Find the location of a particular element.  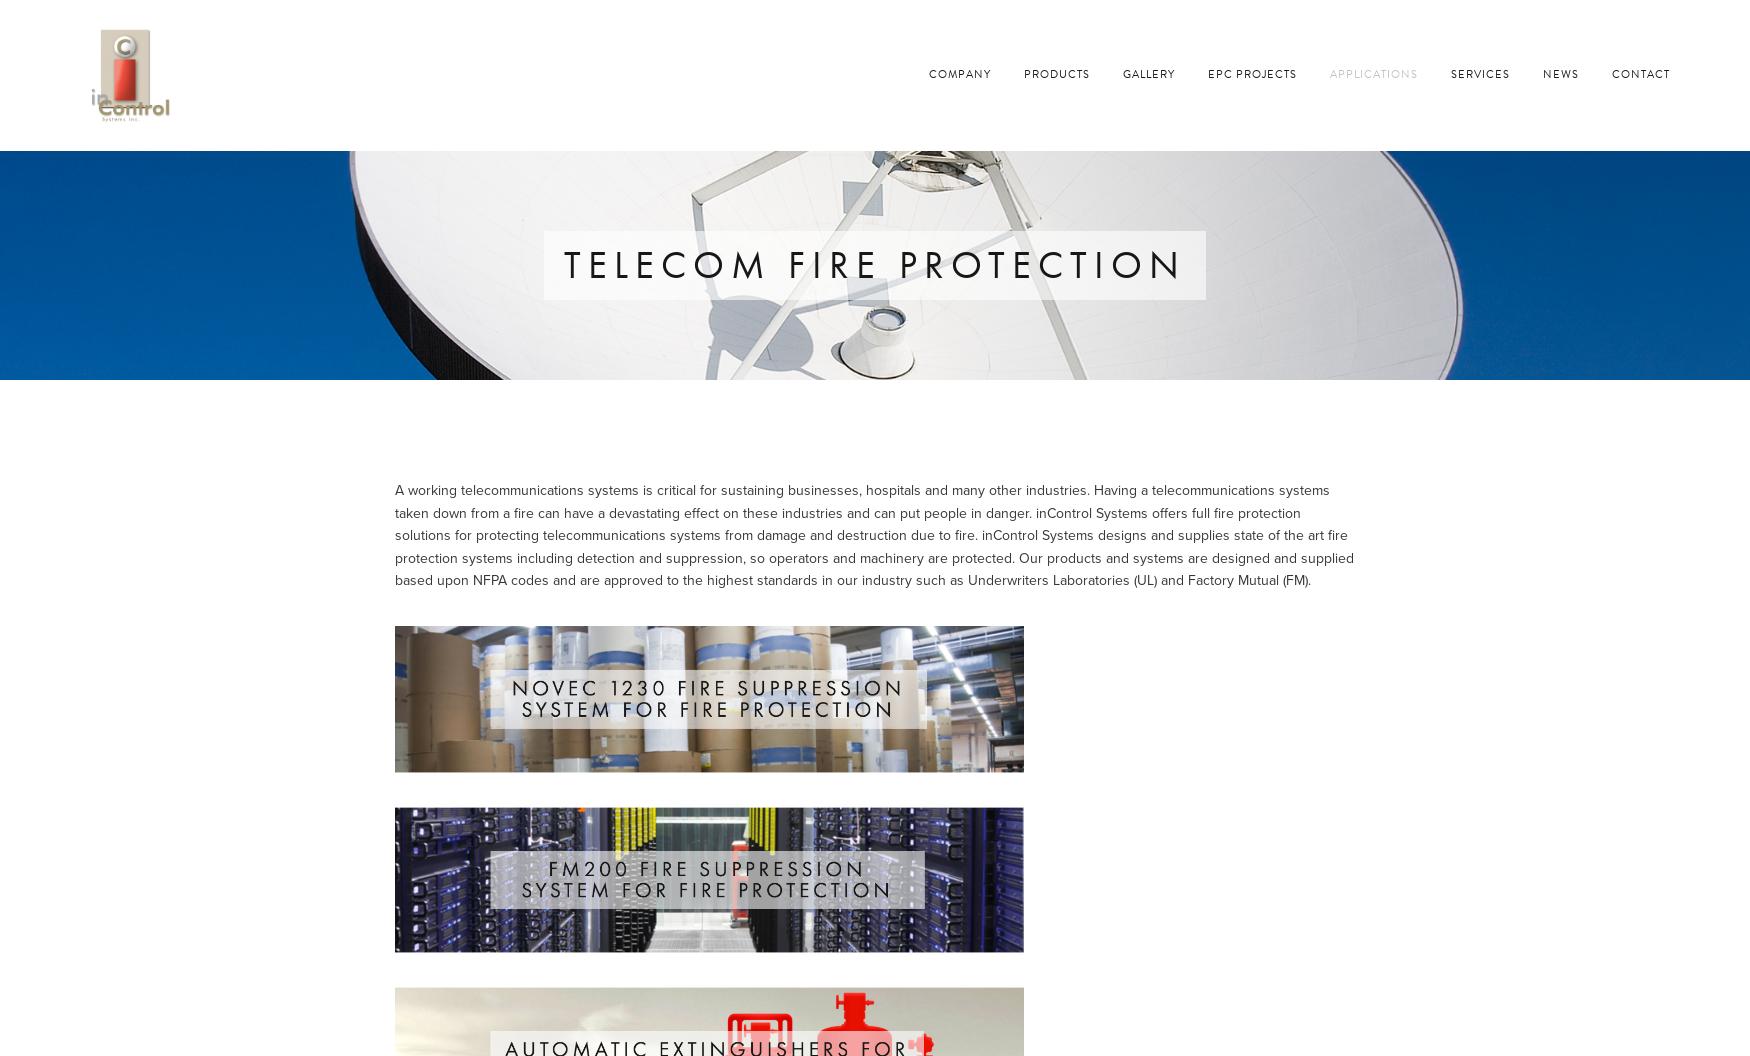

'Products' is located at coordinates (1056, 73).